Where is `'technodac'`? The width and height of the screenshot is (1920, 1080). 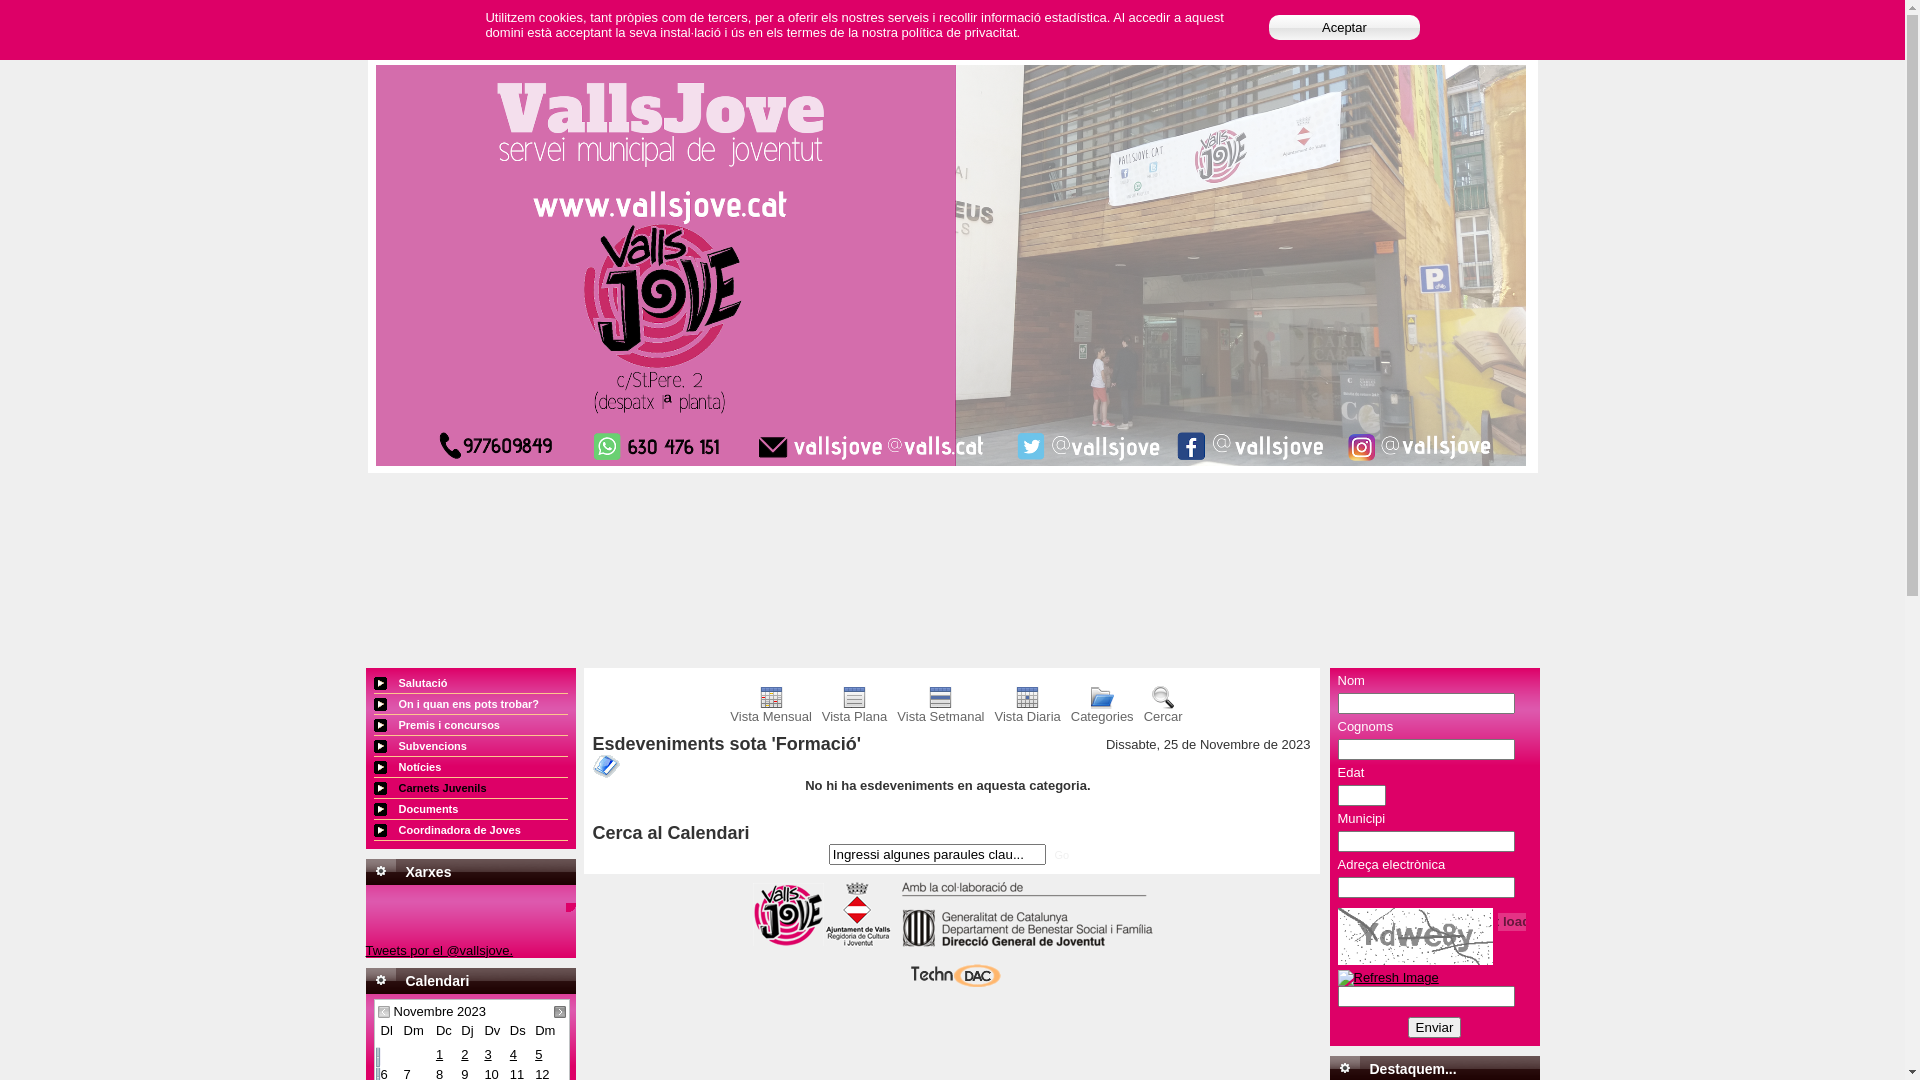
'technodac' is located at coordinates (950, 984).